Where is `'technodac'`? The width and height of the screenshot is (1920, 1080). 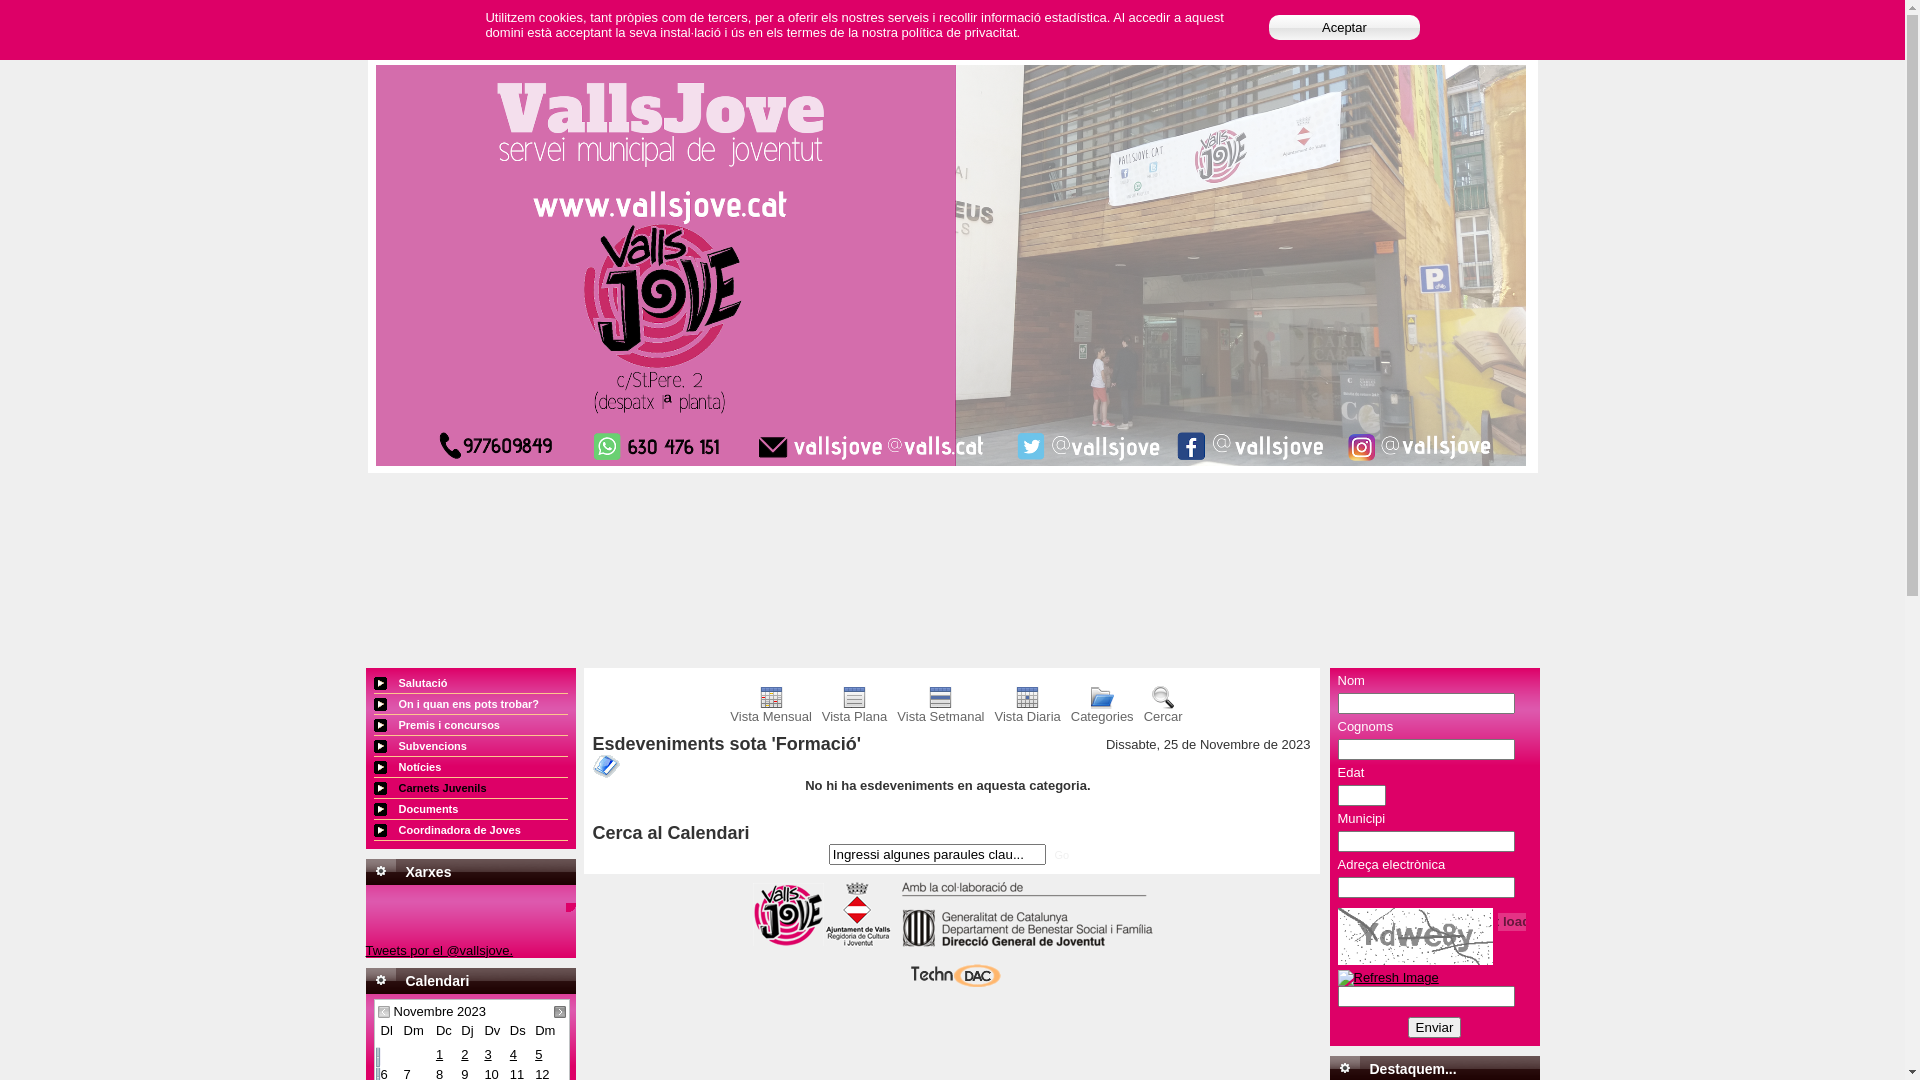
'technodac' is located at coordinates (950, 984).